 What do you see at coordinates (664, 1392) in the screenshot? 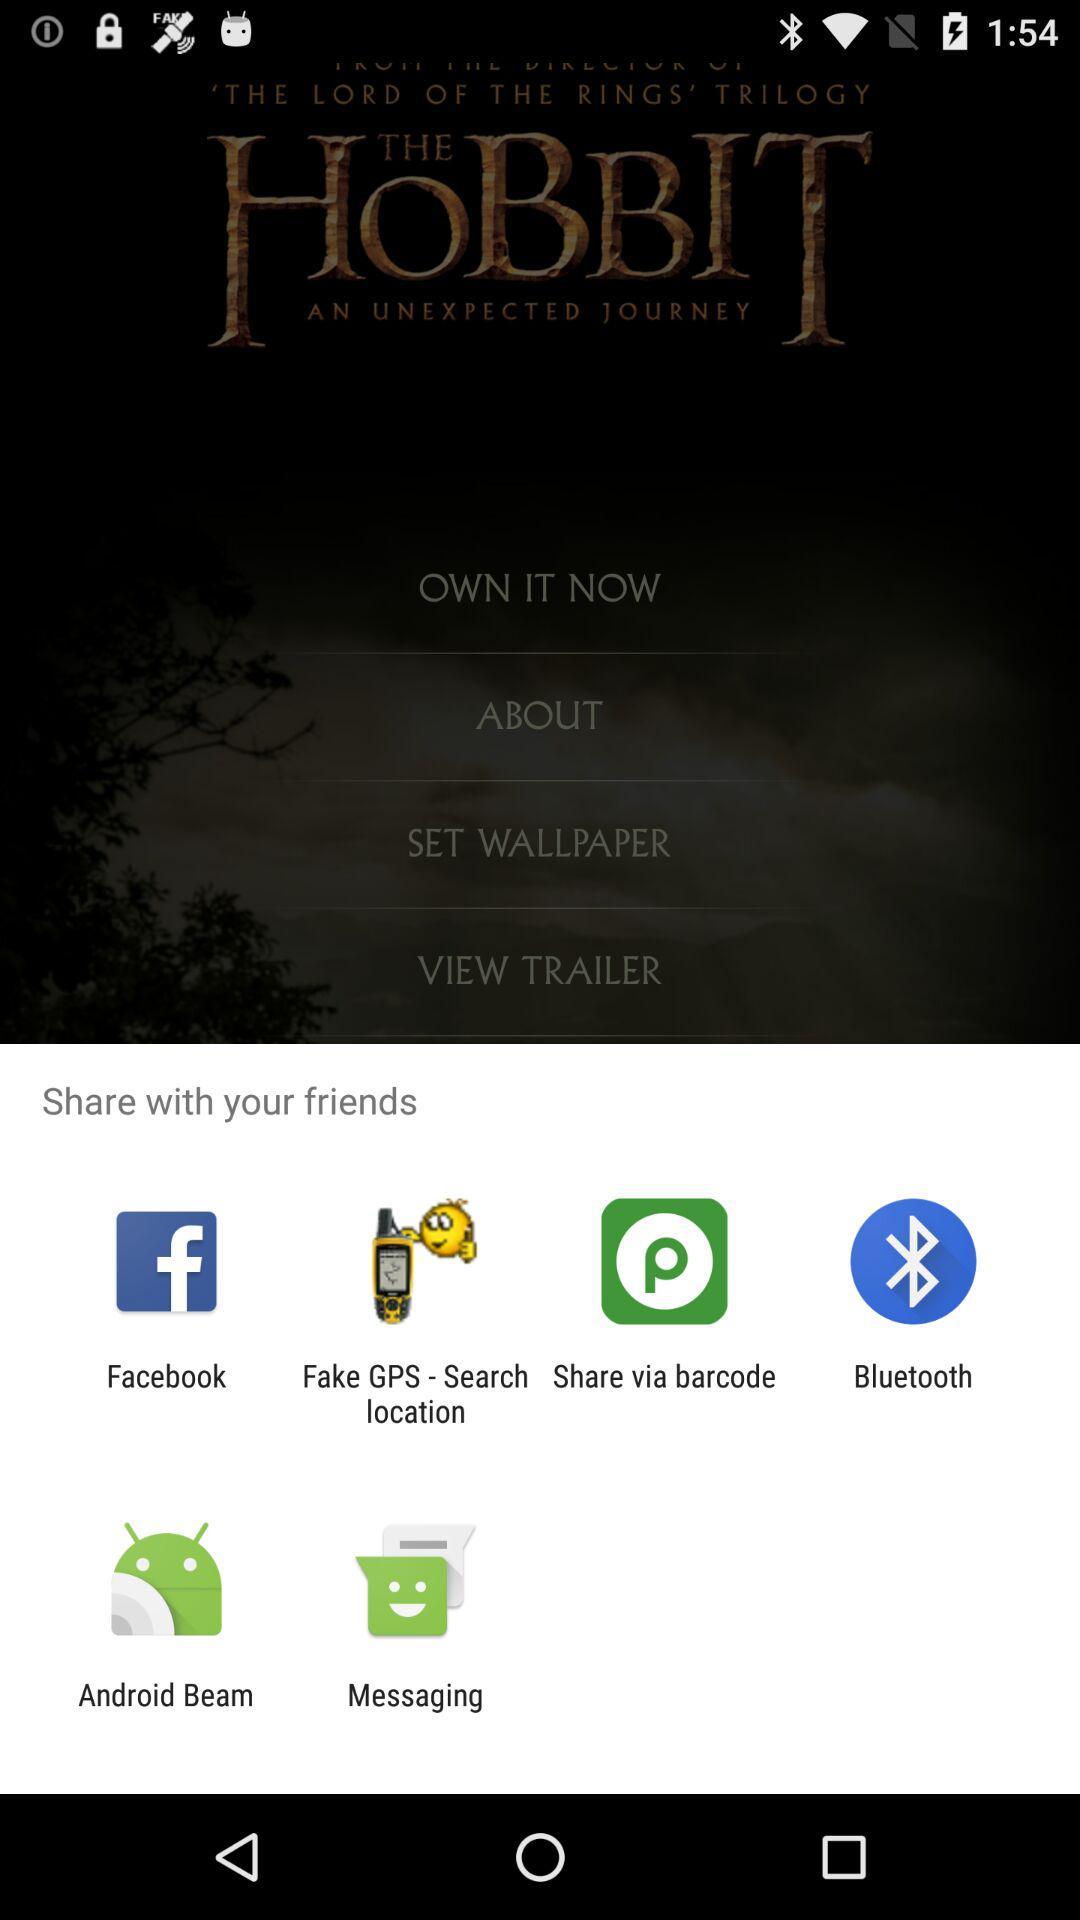
I see `the share via barcode icon` at bounding box center [664, 1392].